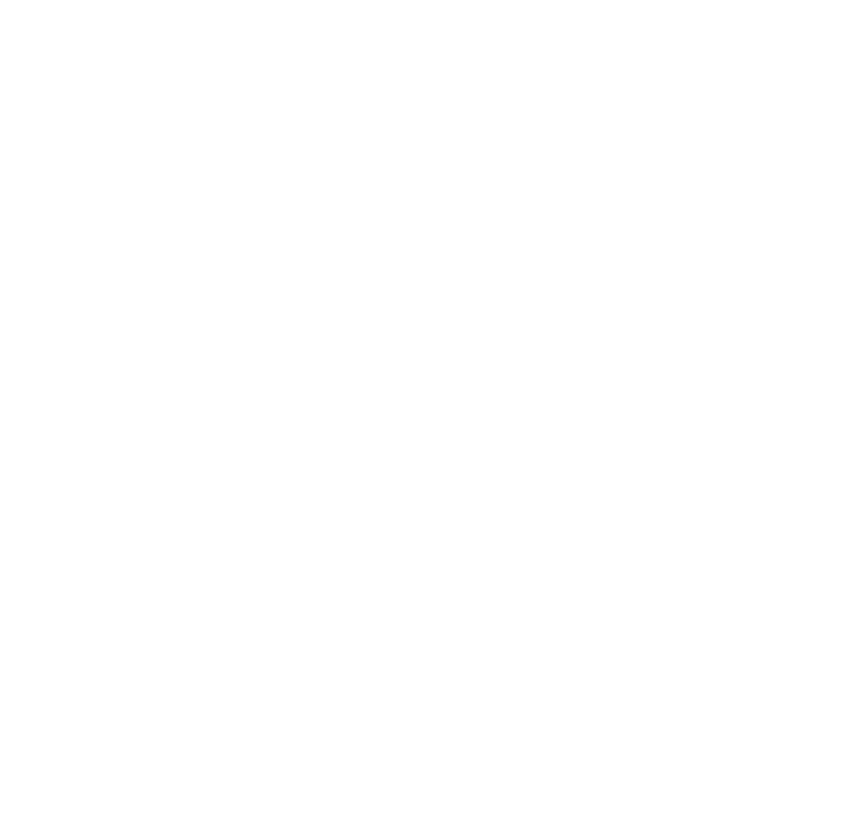  What do you see at coordinates (379, 515) in the screenshot?
I see `'Total RNA ≥ 17 nt'` at bounding box center [379, 515].